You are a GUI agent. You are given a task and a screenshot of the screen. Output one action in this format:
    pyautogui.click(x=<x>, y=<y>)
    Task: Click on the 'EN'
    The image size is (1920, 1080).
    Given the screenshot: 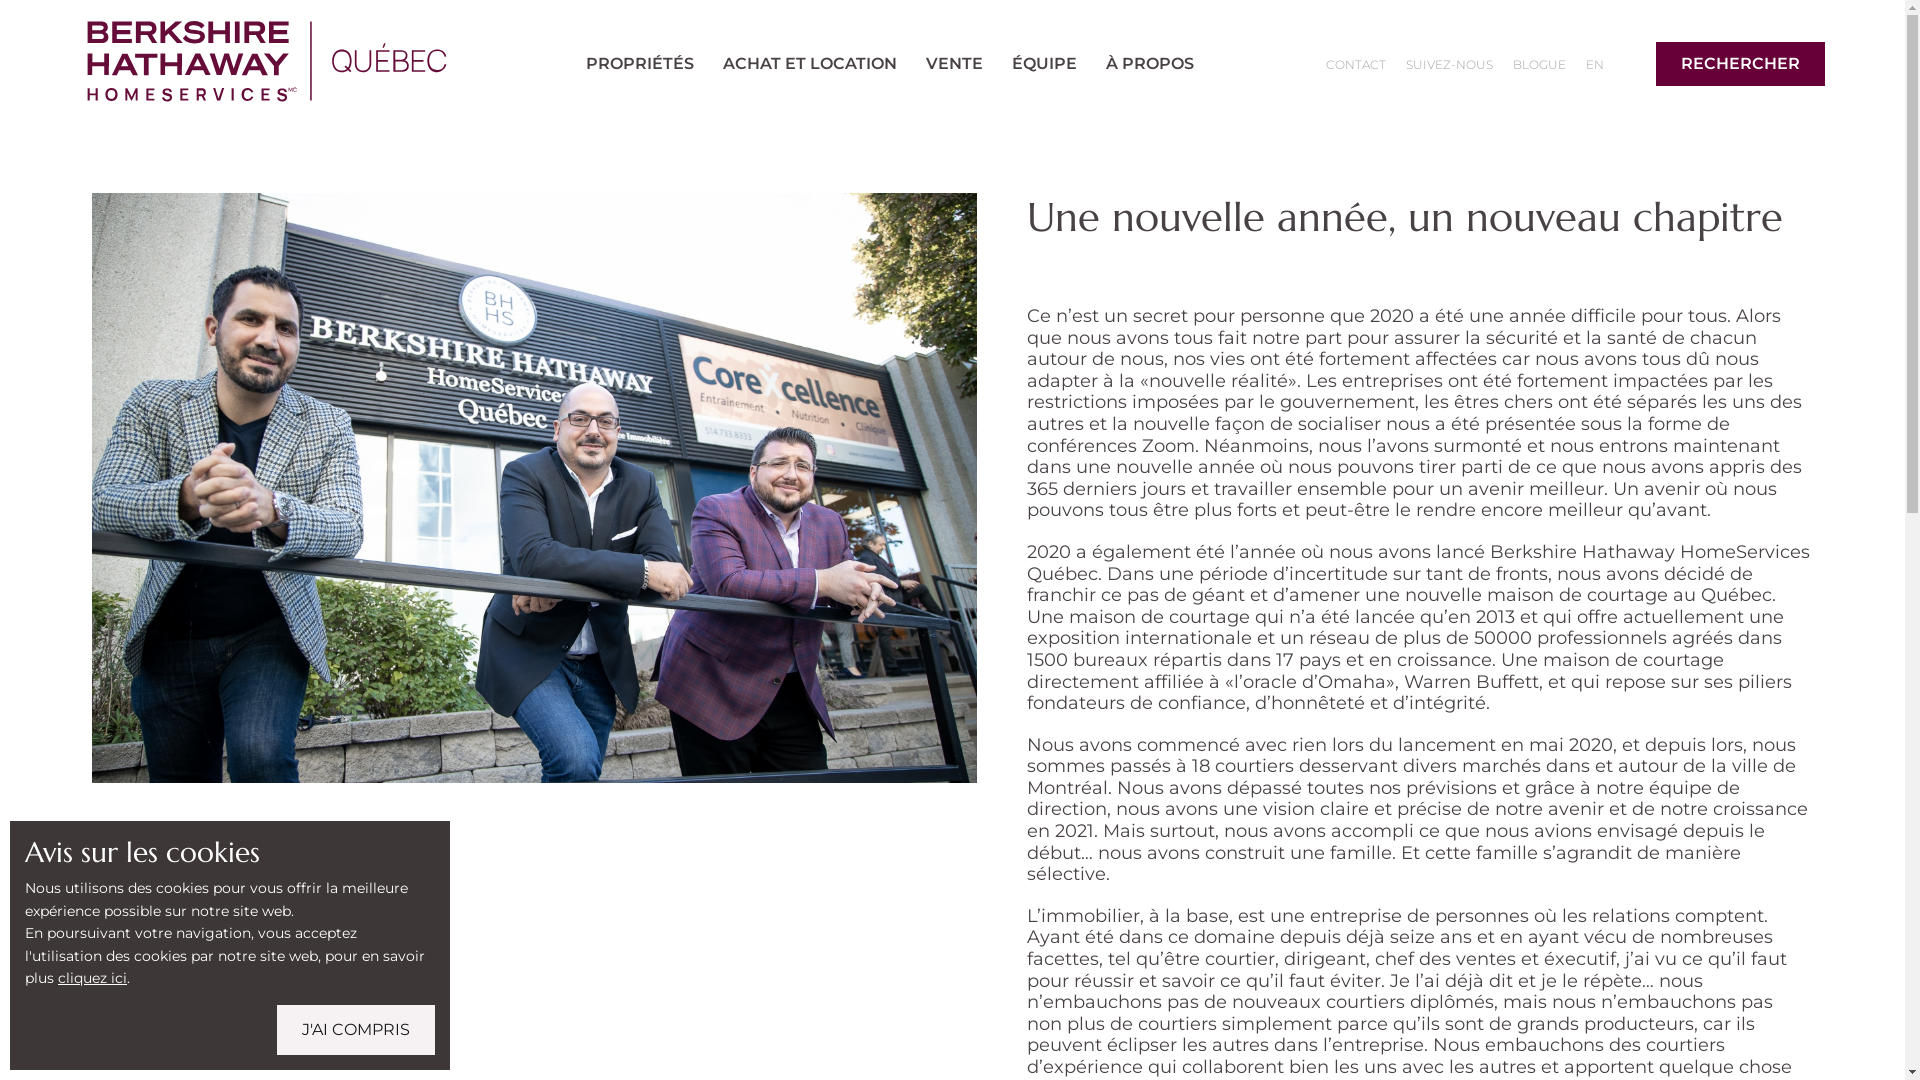 What is the action you would take?
    pyautogui.click(x=1577, y=64)
    